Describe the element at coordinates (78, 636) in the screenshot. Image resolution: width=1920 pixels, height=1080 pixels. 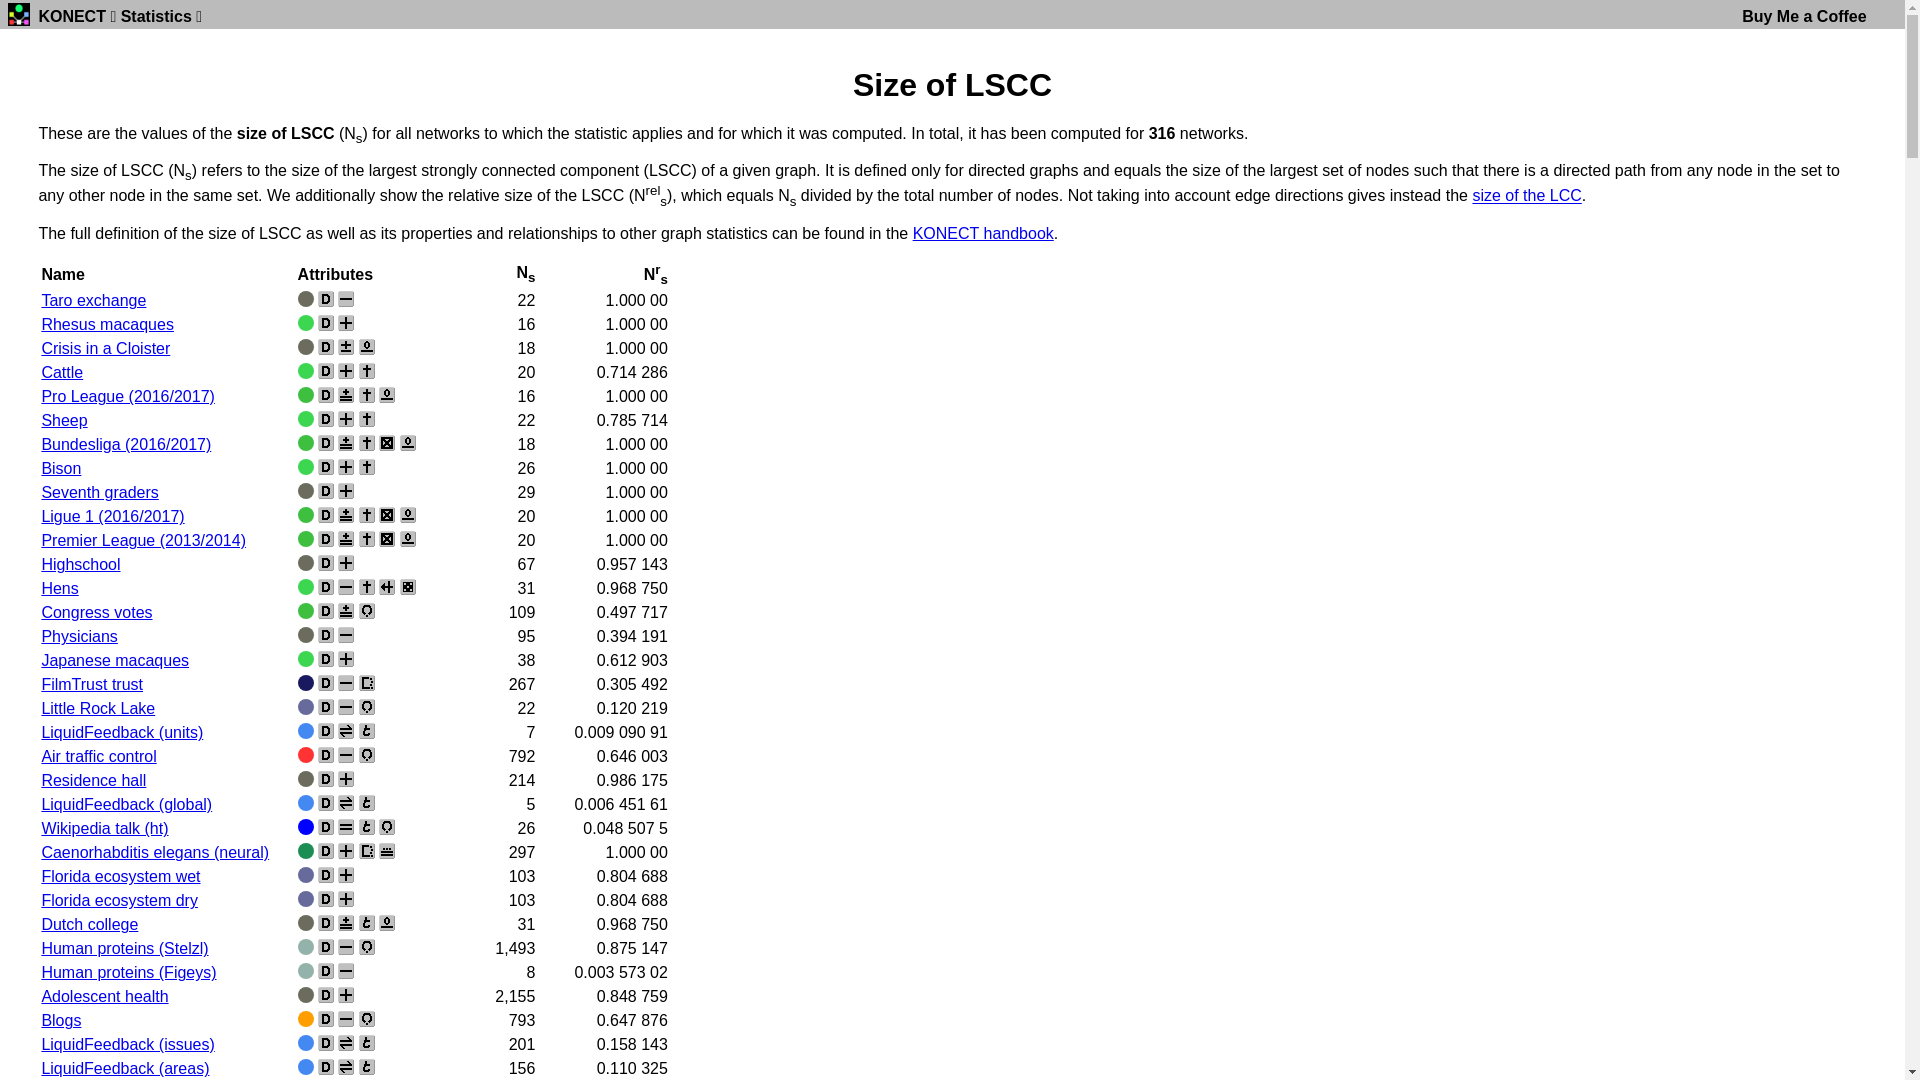
I see `'Physicians'` at that location.